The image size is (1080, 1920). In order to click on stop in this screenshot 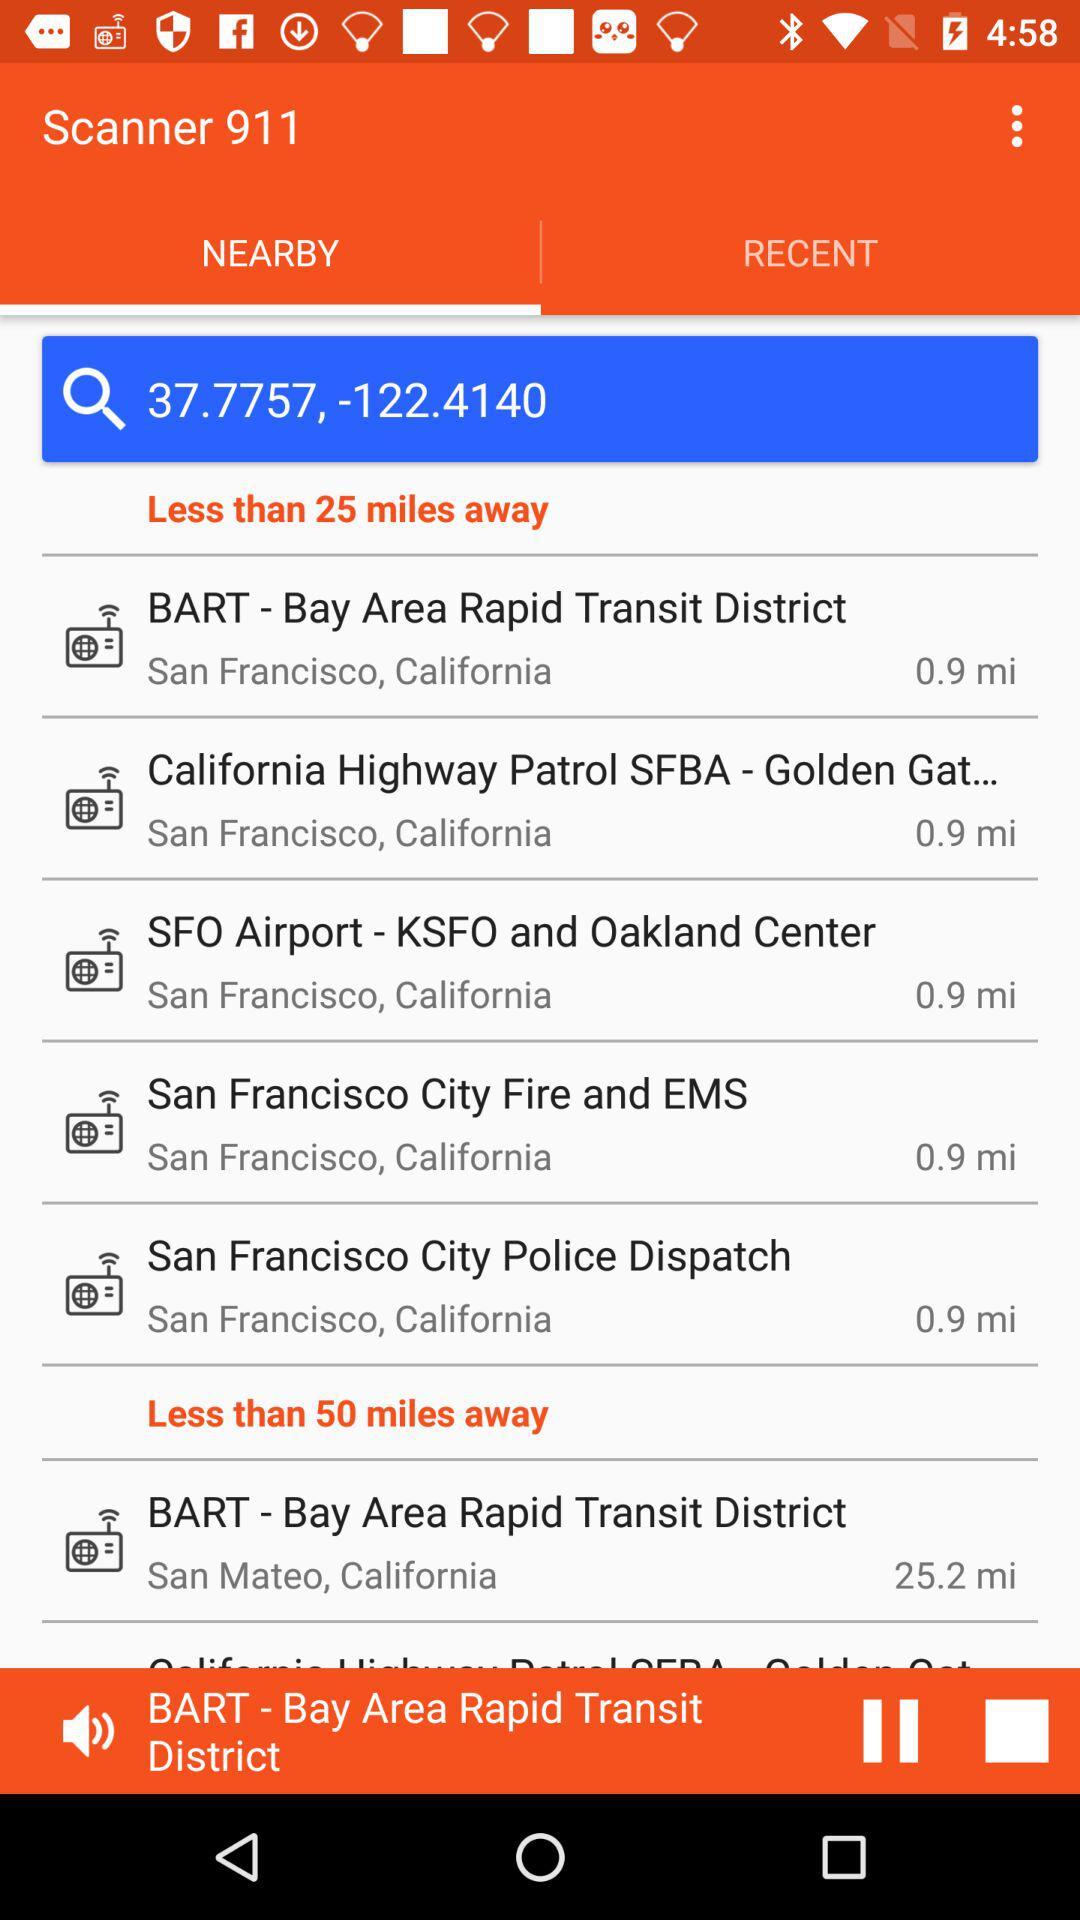, I will do `click(890, 1730)`.